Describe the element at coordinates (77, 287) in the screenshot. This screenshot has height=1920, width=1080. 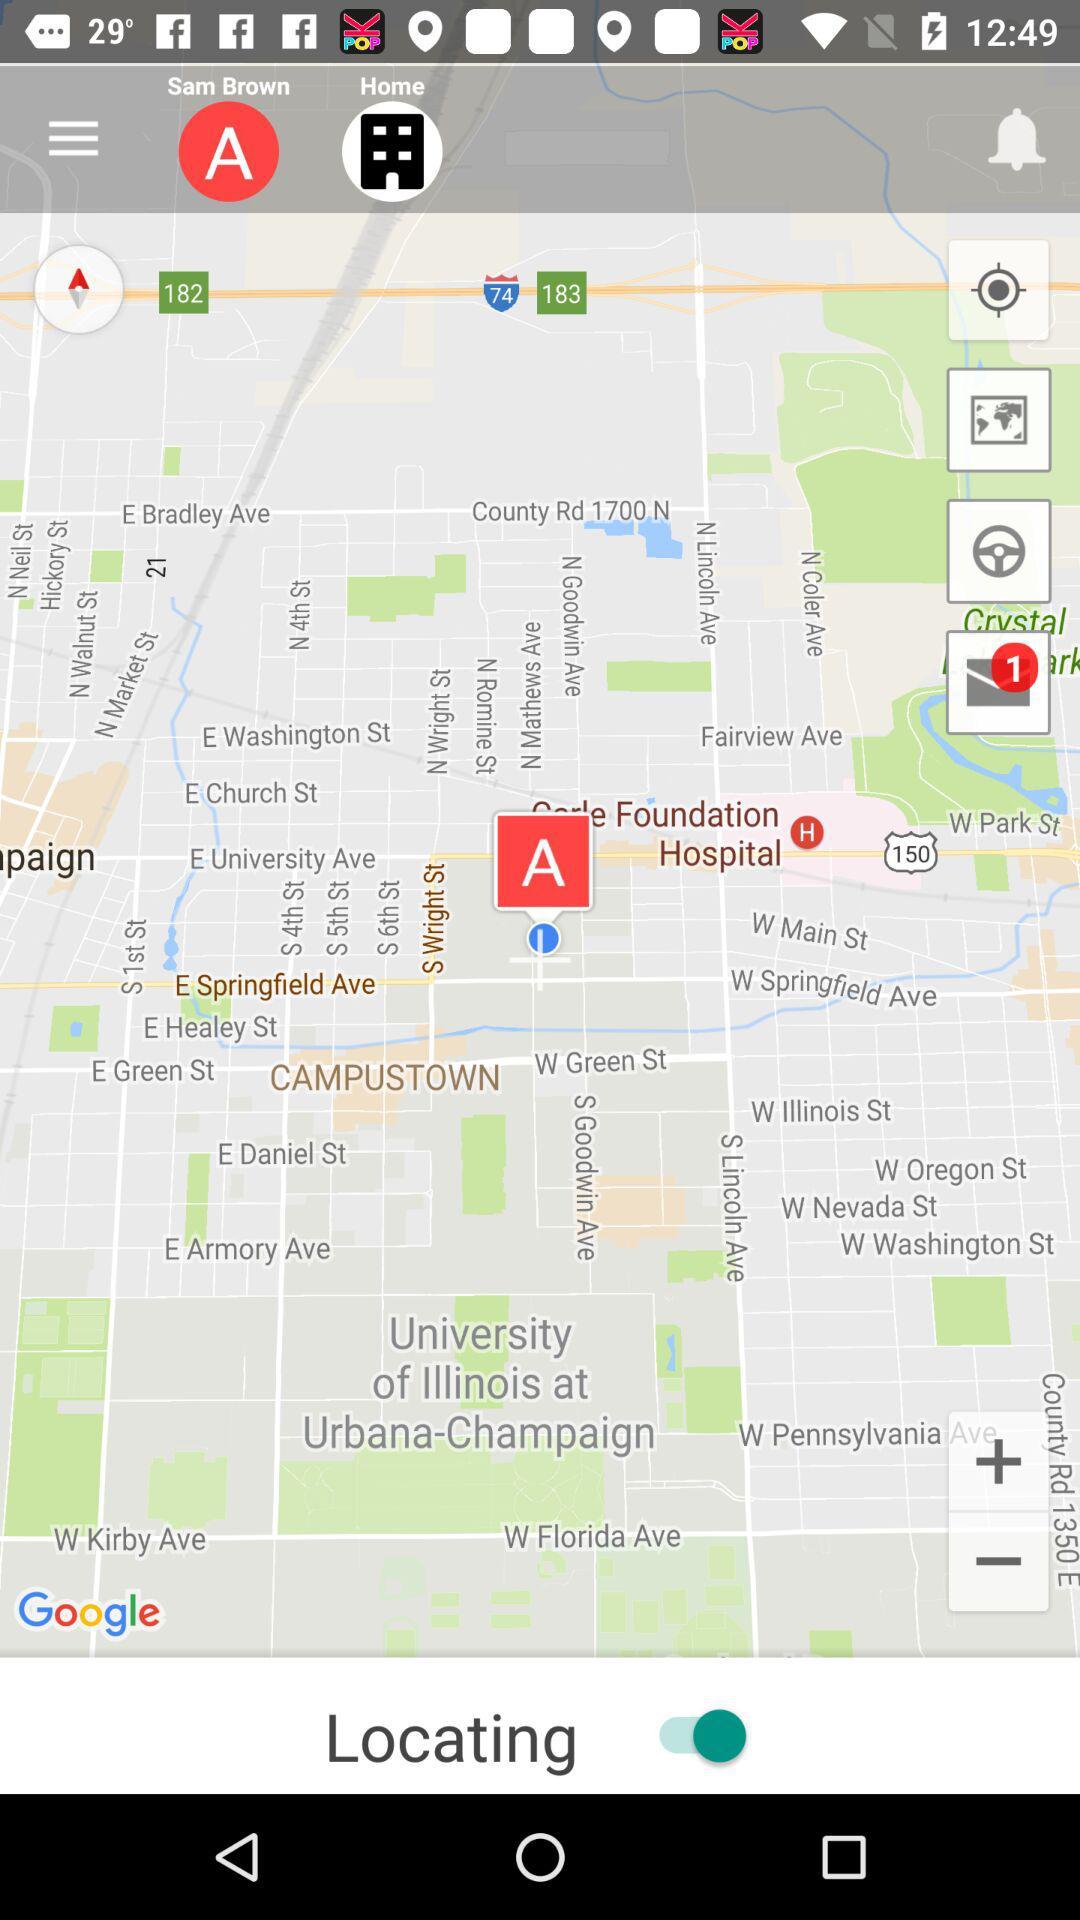
I see `the explore icon` at that location.